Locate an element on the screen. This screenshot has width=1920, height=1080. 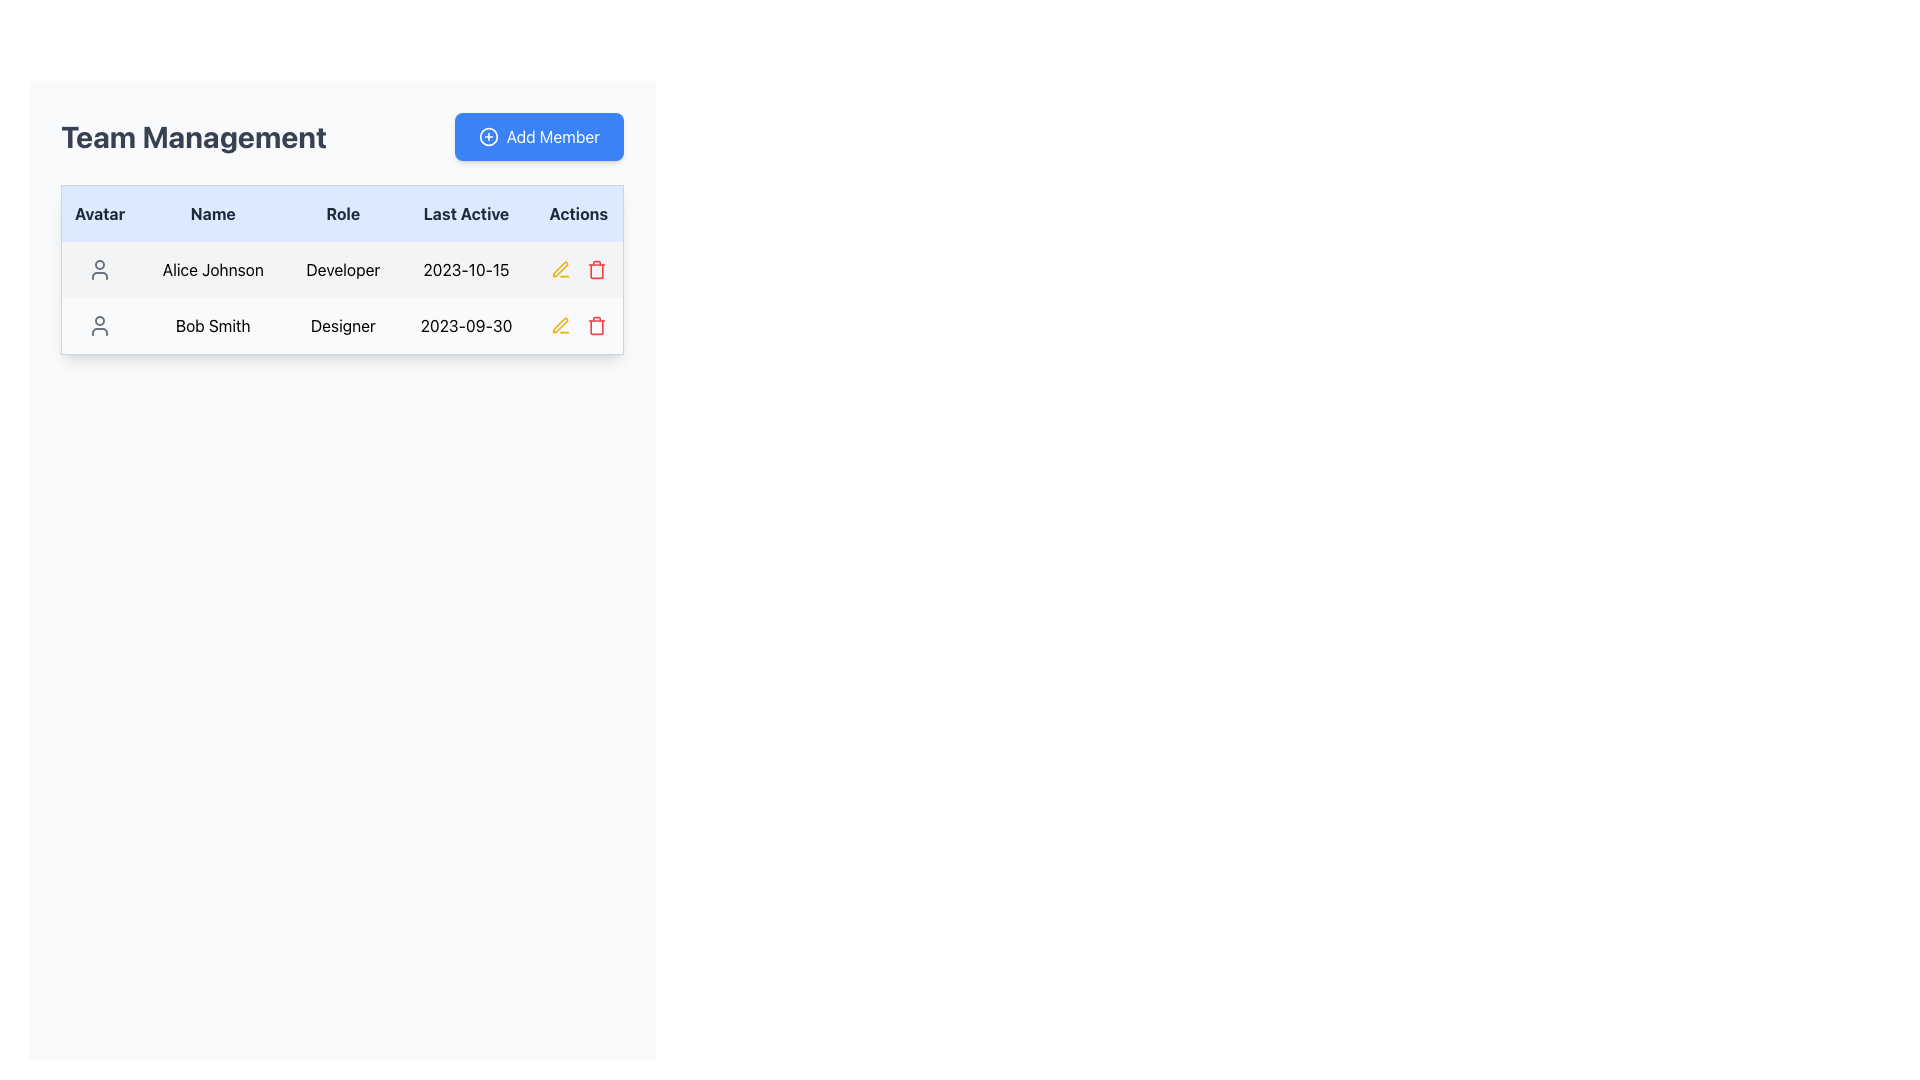
the text label displaying 'Alice Johnson' in the second column of the first row of the 'Team Management' layout is located at coordinates (213, 270).